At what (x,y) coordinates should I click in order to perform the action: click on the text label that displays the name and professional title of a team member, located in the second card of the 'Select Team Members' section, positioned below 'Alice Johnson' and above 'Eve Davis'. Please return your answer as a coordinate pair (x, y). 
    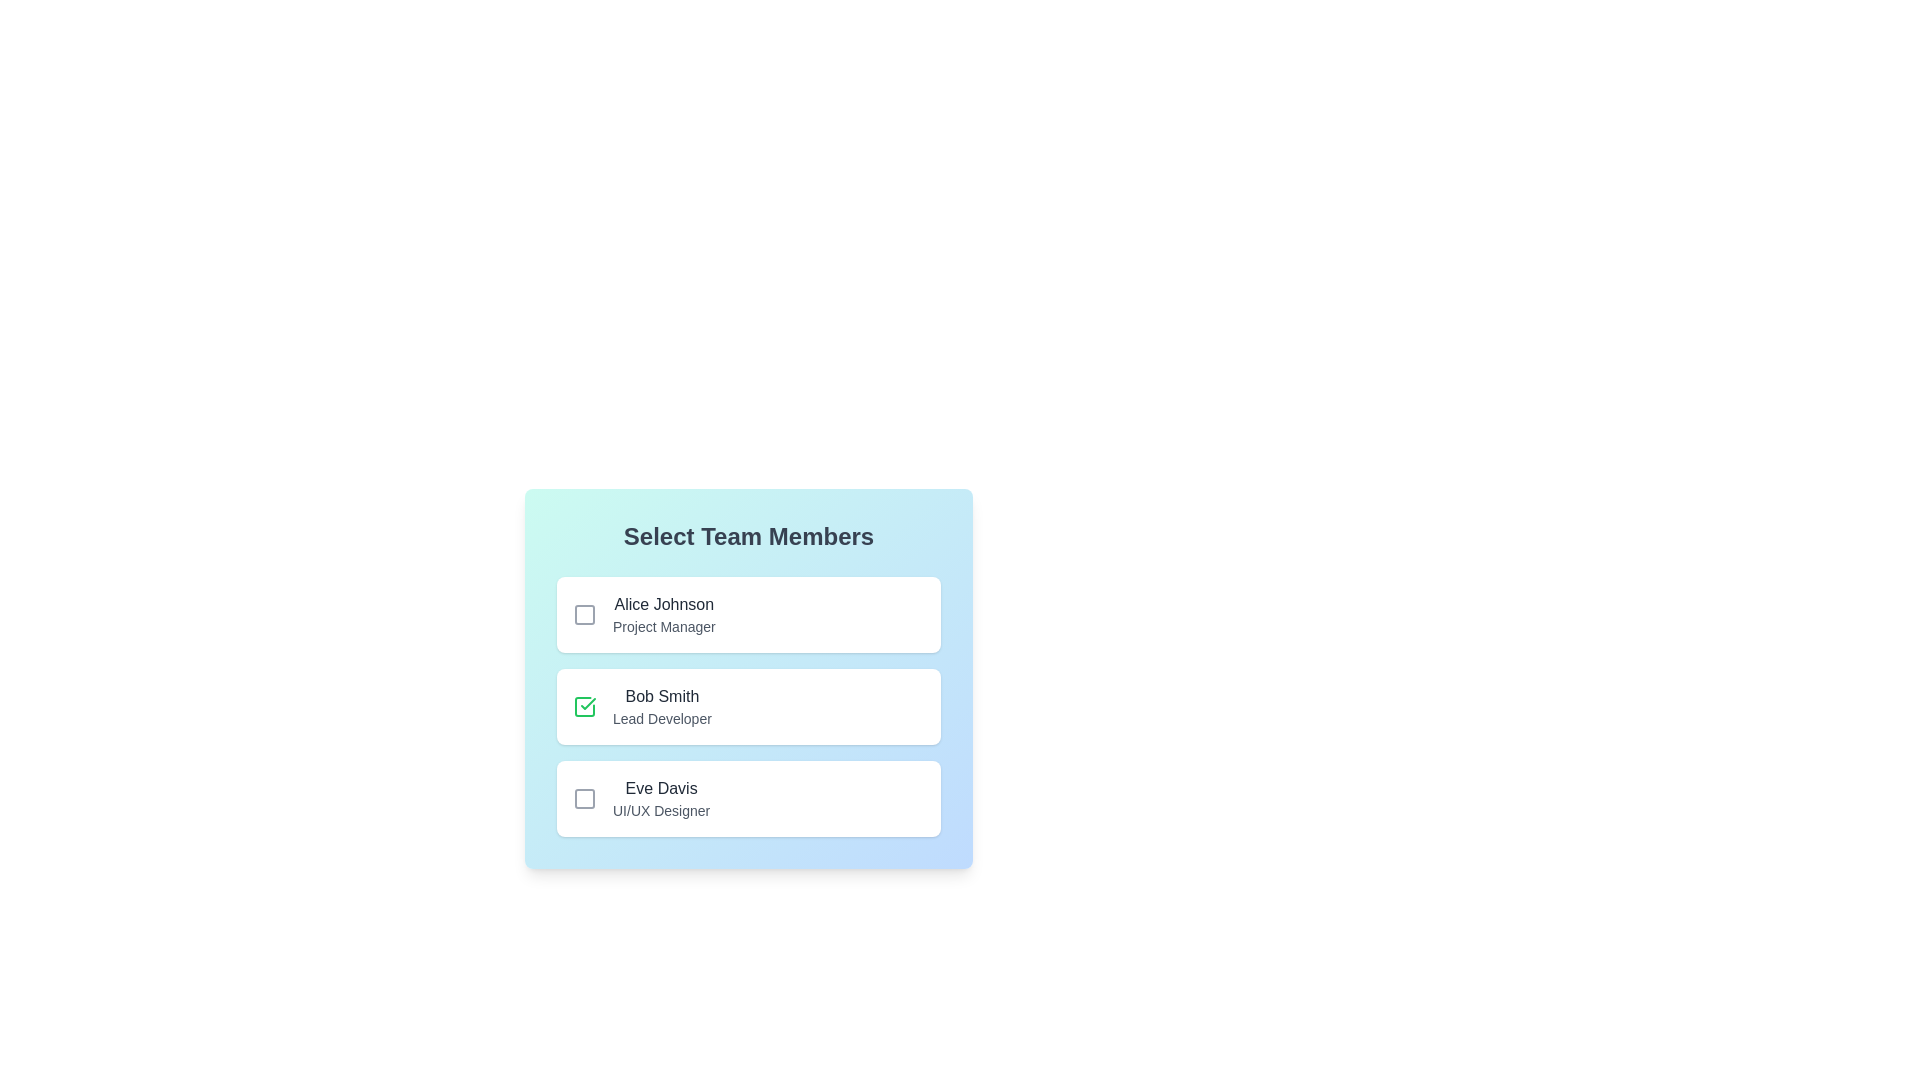
    Looking at the image, I should click on (662, 705).